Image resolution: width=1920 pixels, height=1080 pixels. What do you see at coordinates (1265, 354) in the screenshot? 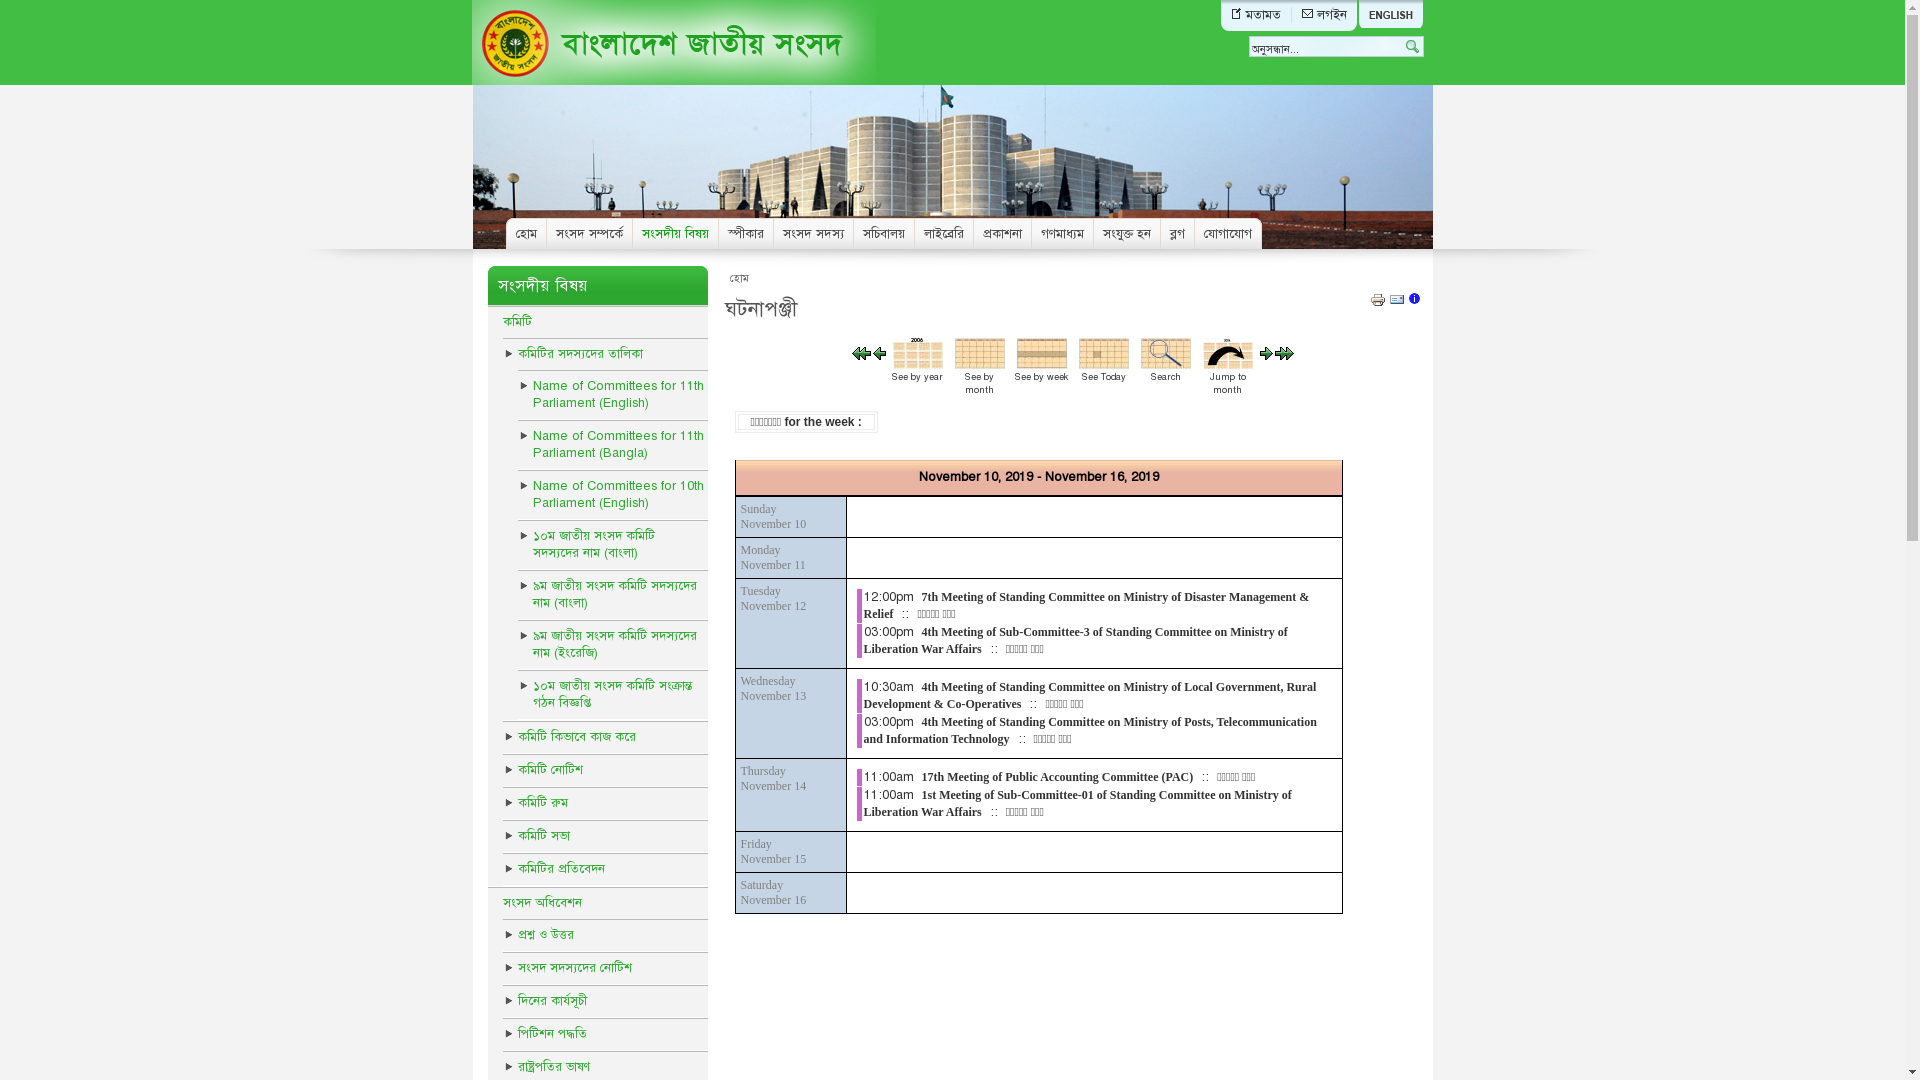
I see `'Next week'` at bounding box center [1265, 354].